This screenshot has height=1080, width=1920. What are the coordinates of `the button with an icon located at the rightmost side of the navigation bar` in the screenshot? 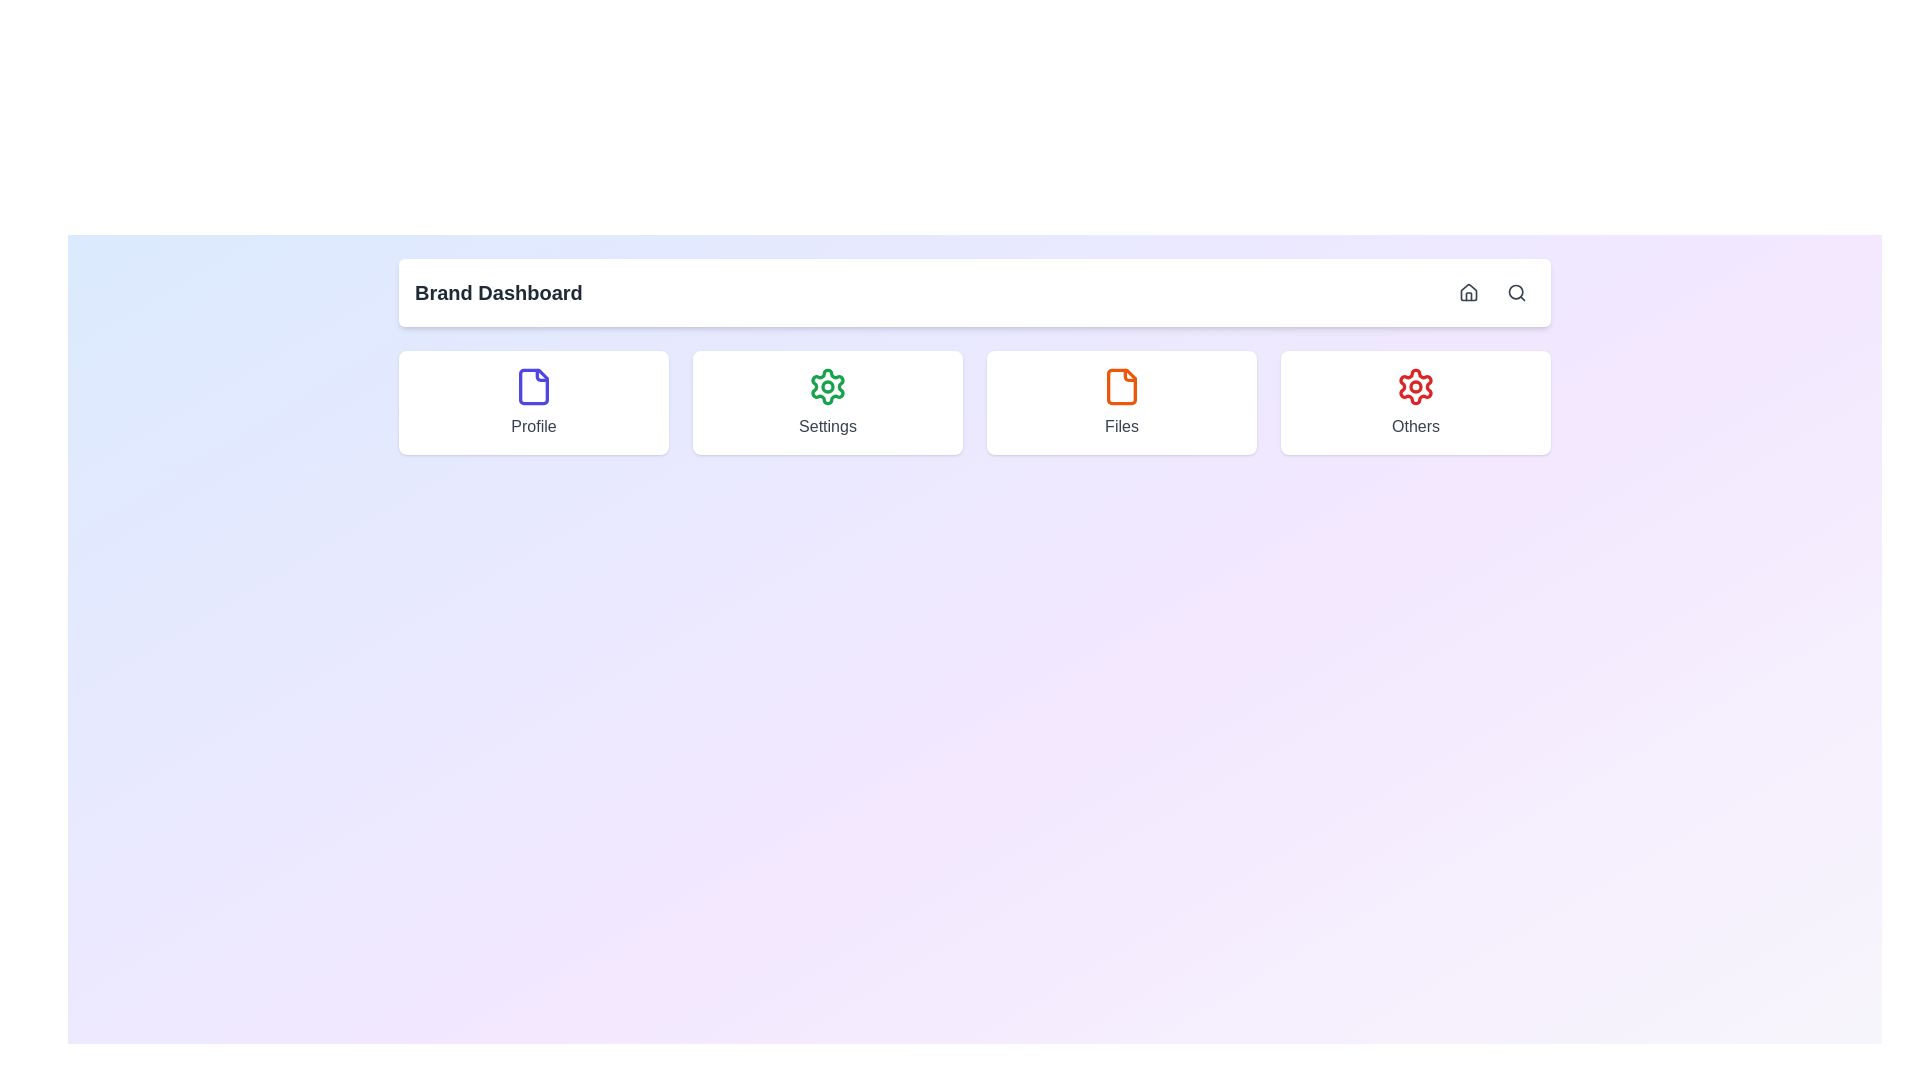 It's located at (1468, 293).